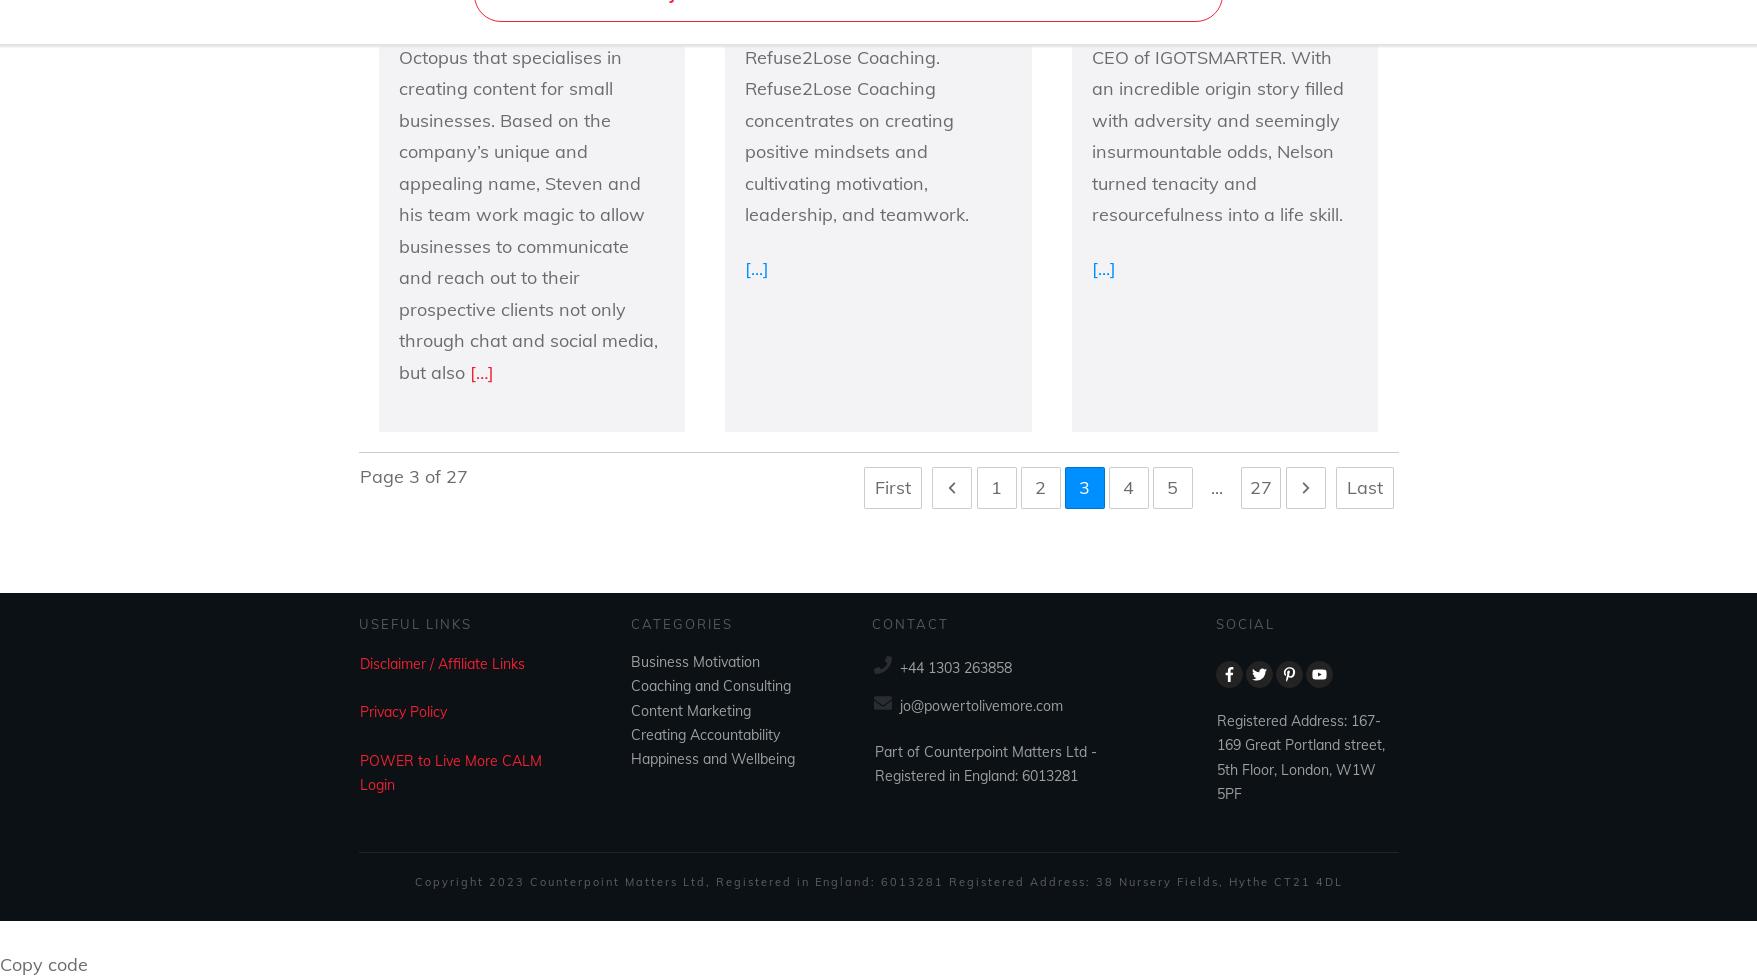 The image size is (1757, 978). I want to click on 'jo@powertolivemore.com', so click(979, 706).